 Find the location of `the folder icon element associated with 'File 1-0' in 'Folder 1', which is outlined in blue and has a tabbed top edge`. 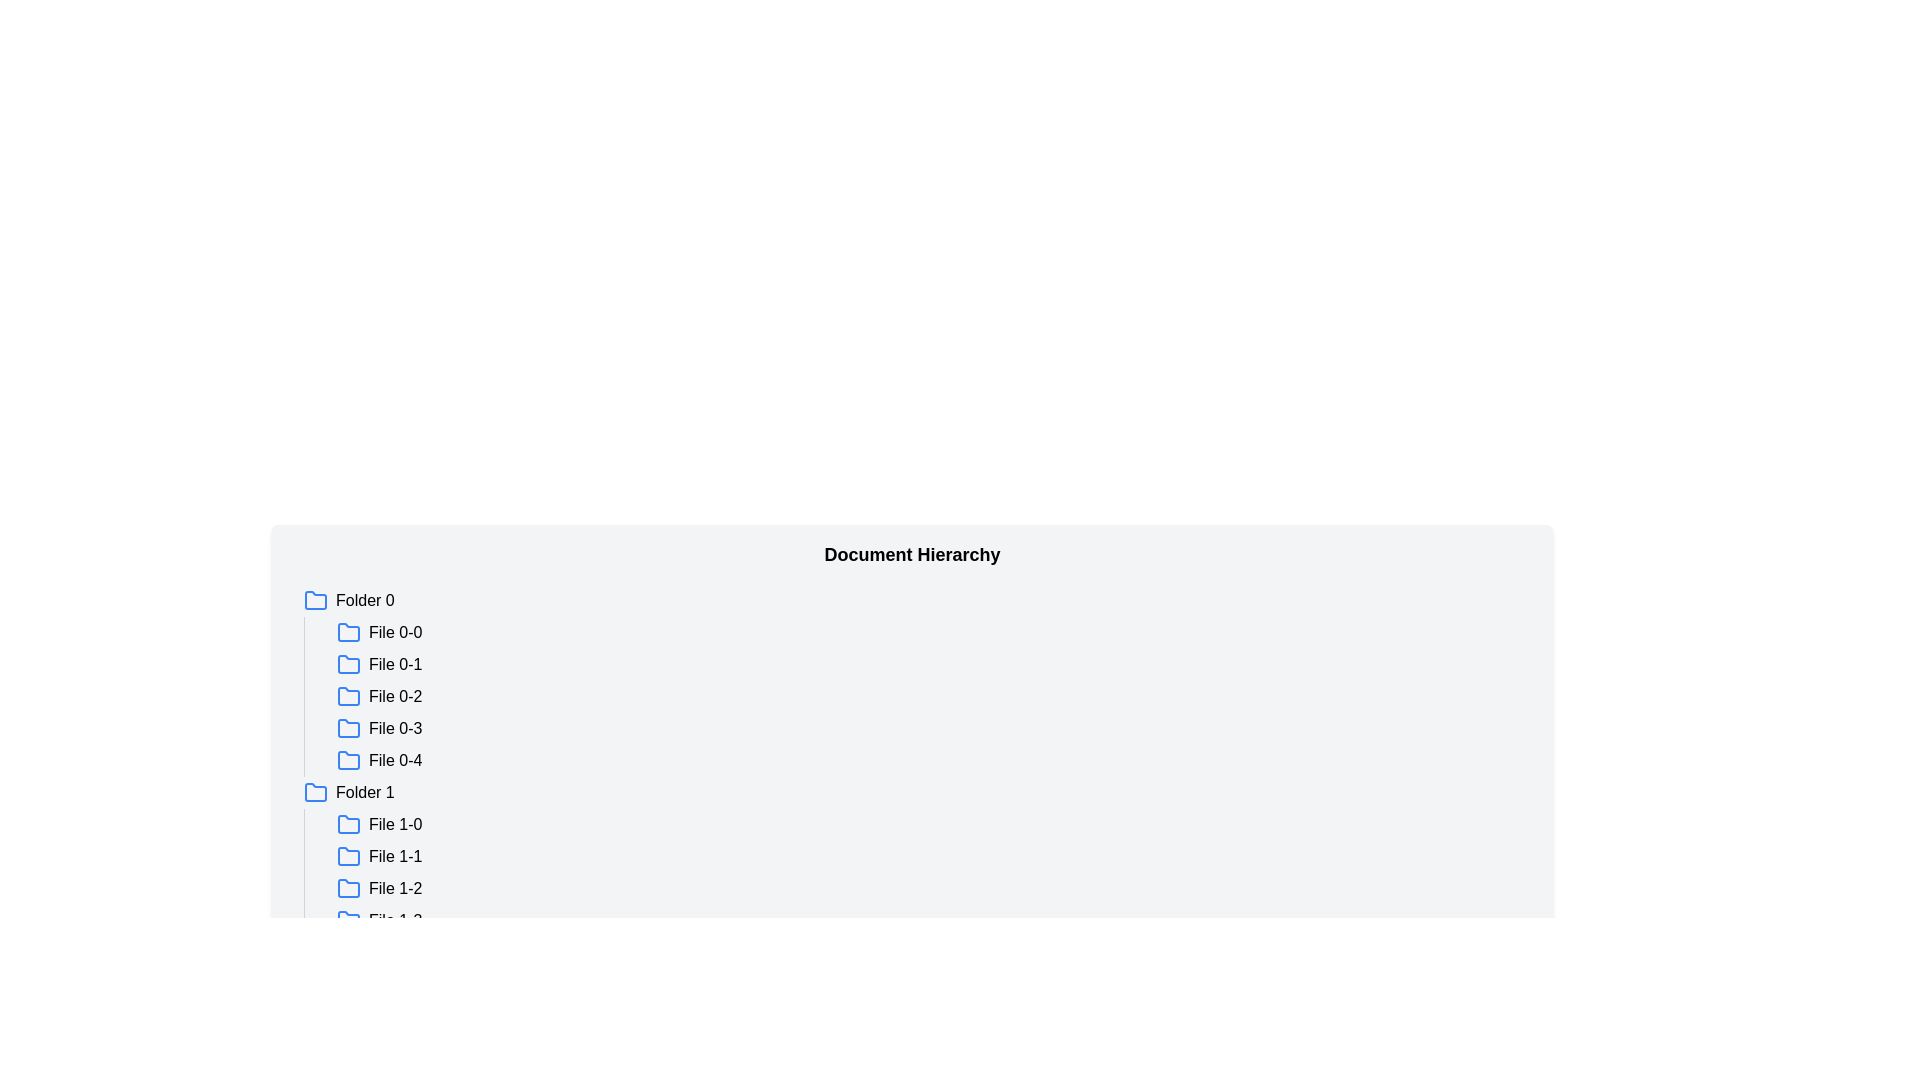

the folder icon element associated with 'File 1-0' in 'Folder 1', which is outlined in blue and has a tabbed top edge is located at coordinates (349, 824).